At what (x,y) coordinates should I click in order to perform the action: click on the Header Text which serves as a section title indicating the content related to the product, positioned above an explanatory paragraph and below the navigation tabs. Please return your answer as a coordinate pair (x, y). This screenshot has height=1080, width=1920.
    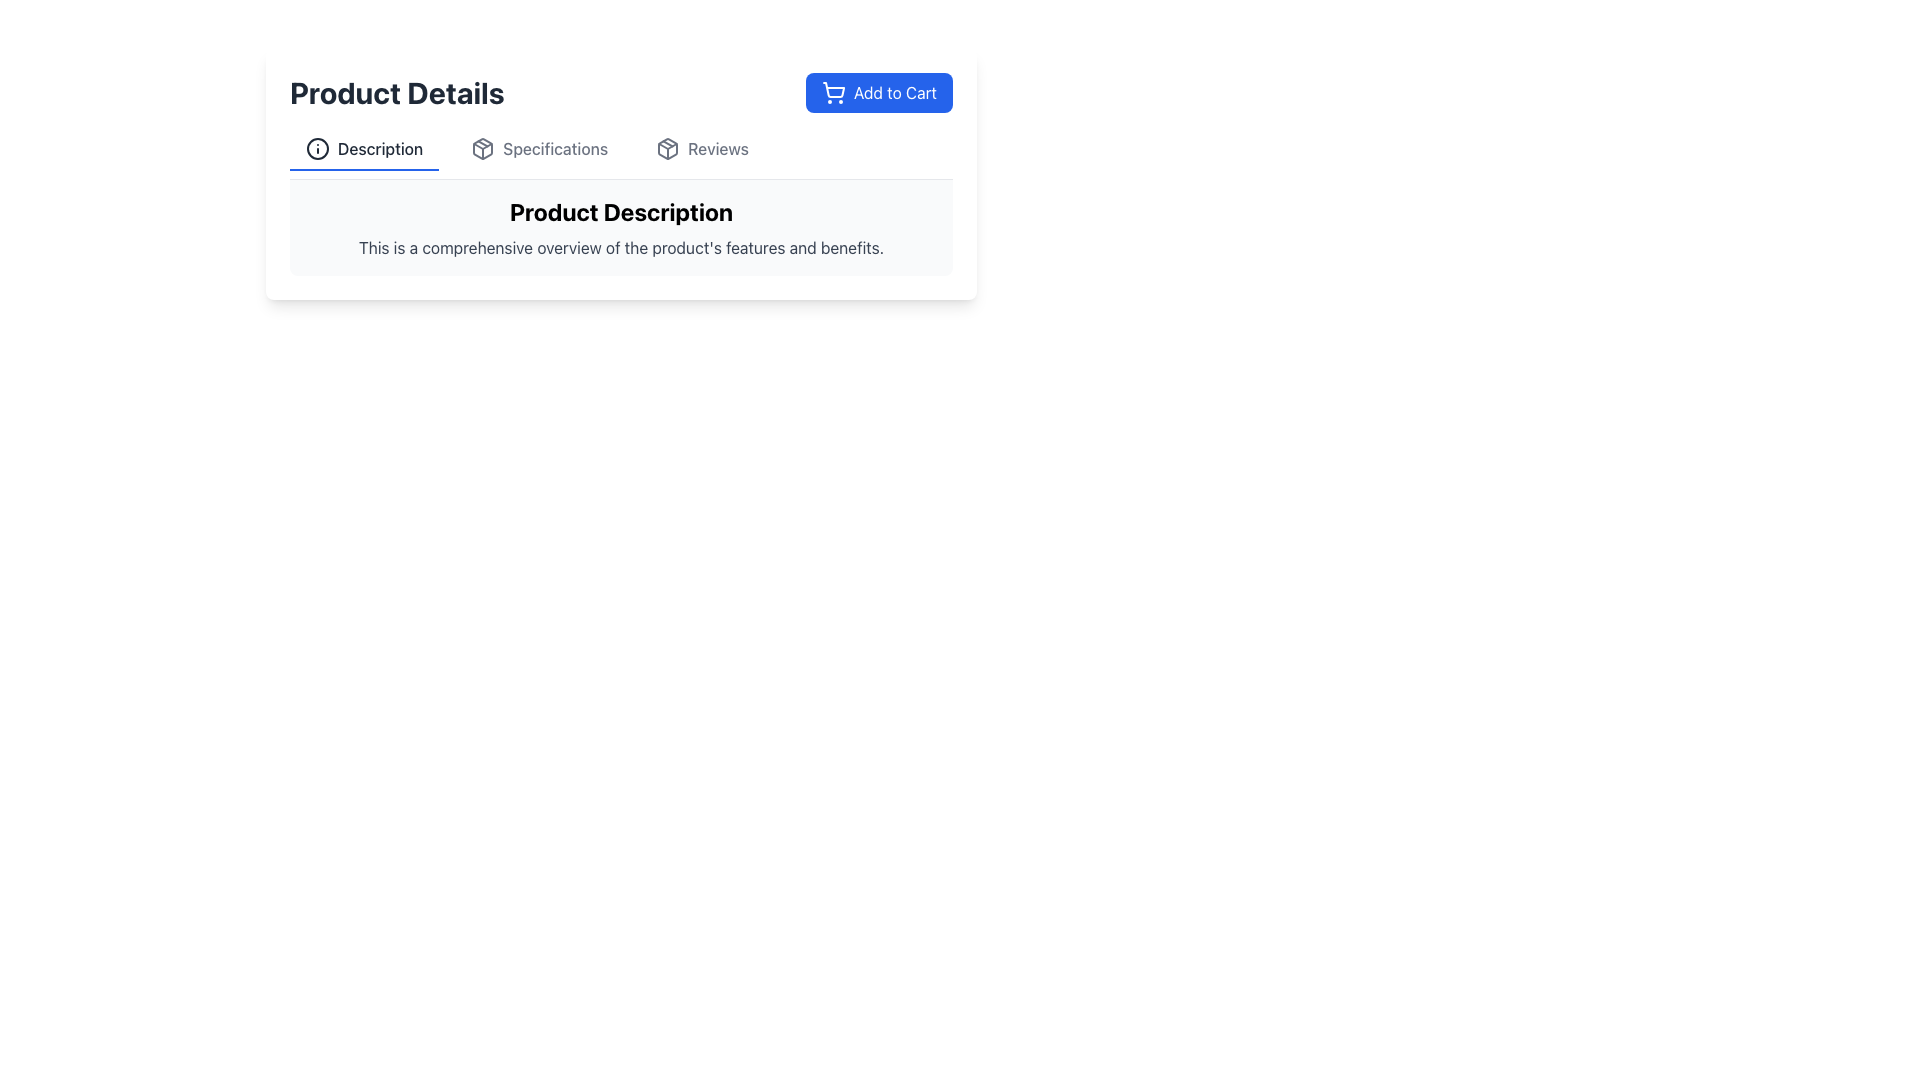
    Looking at the image, I should click on (620, 212).